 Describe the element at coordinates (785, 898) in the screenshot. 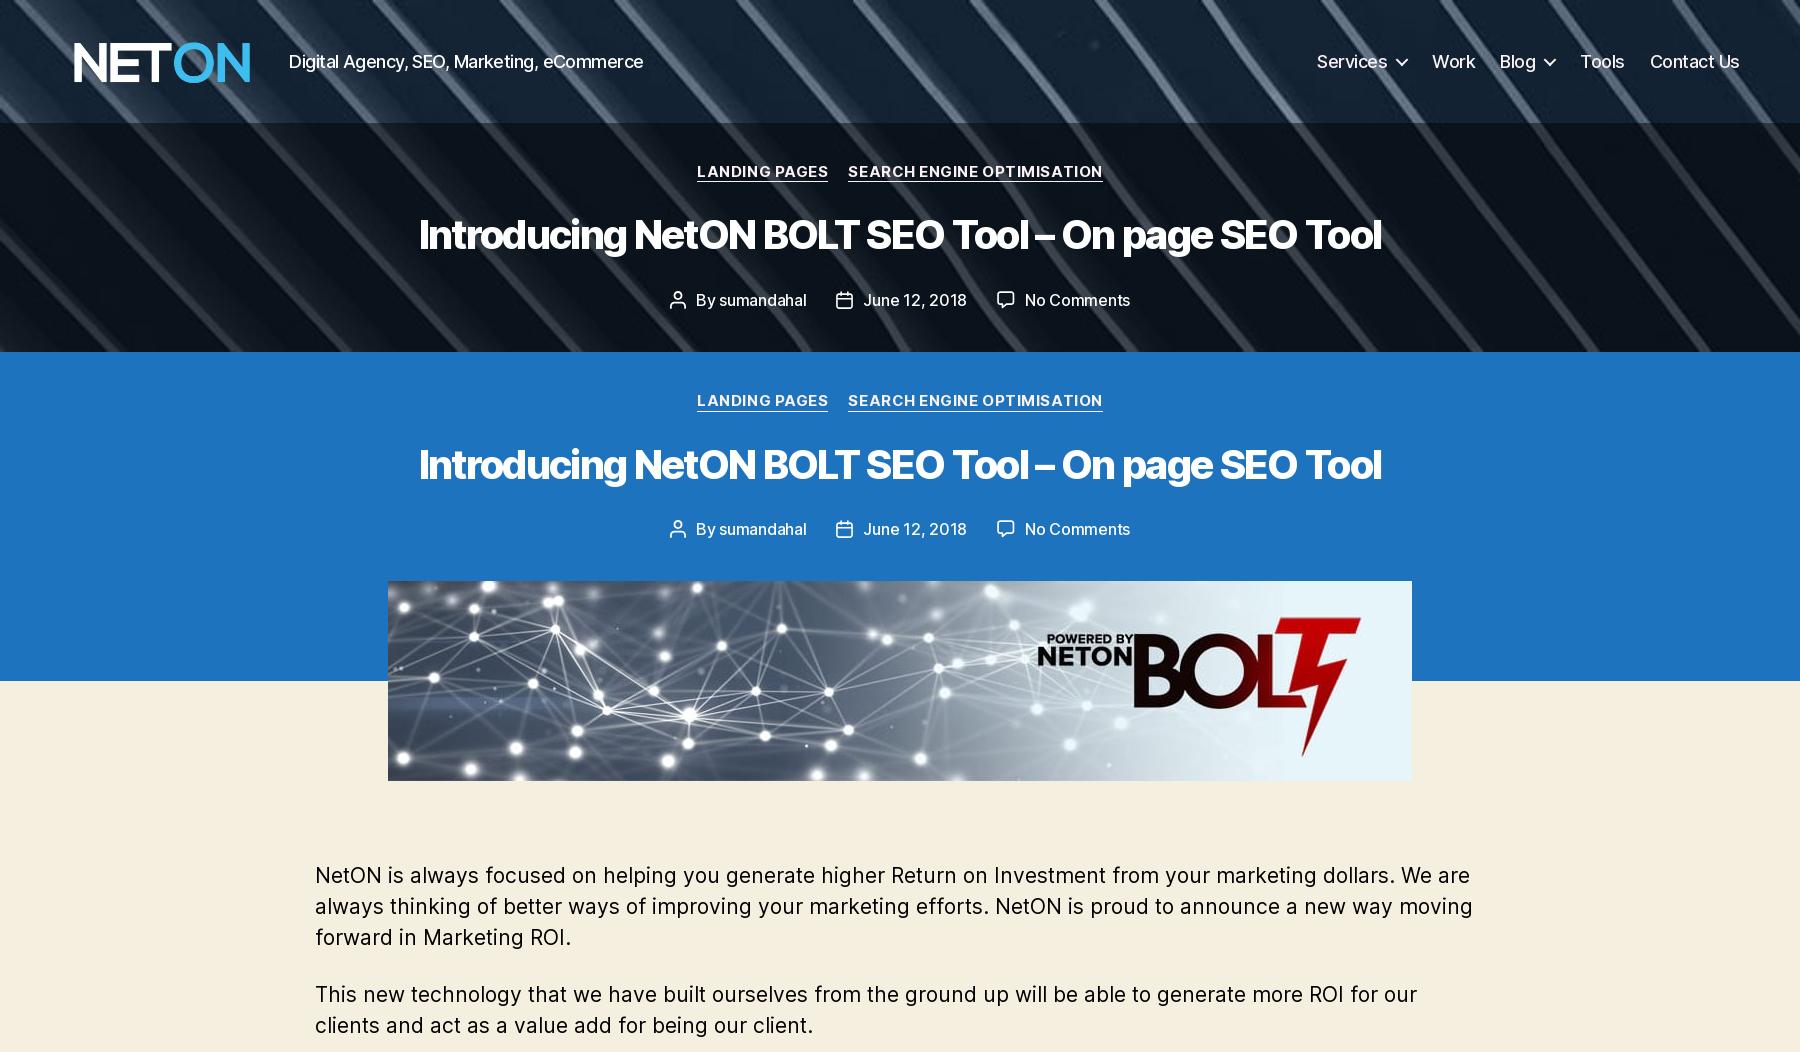

I see `'Your email address will not be published.'` at that location.